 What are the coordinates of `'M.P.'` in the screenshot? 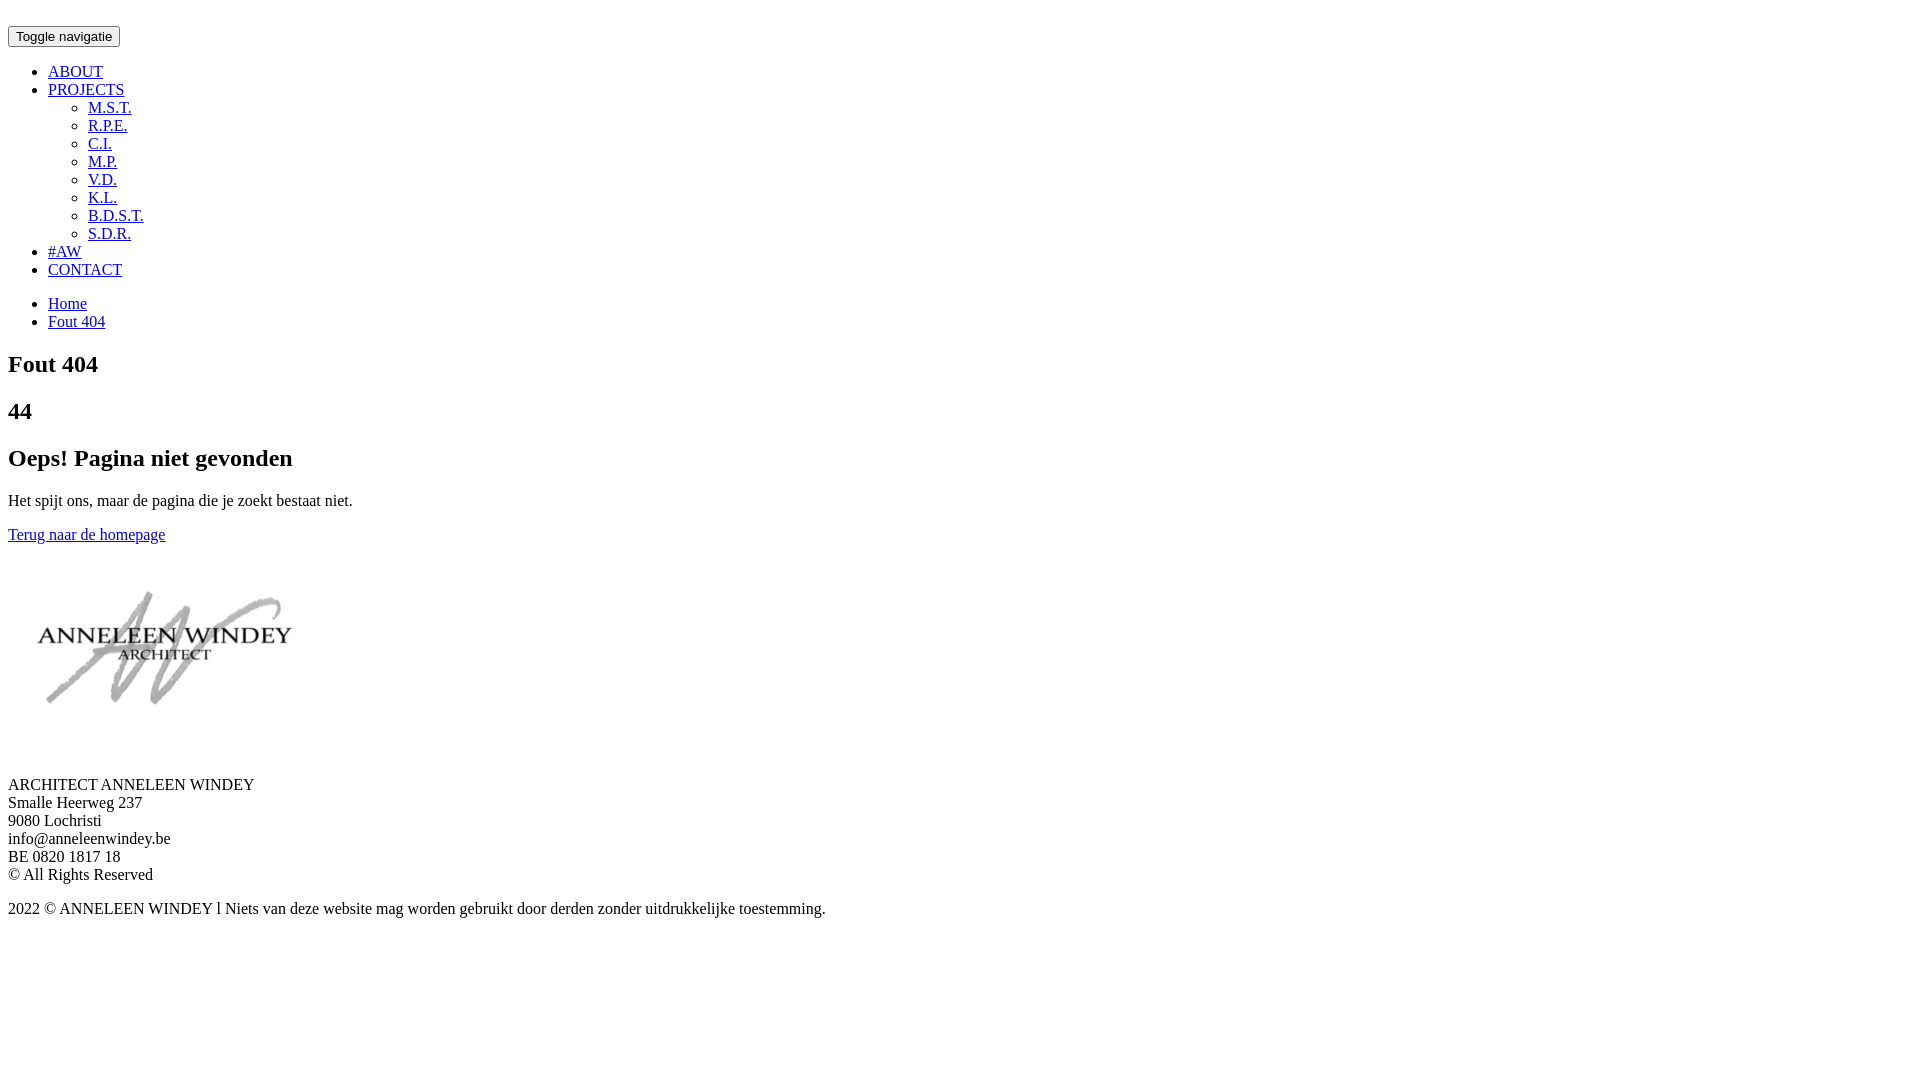 It's located at (101, 160).